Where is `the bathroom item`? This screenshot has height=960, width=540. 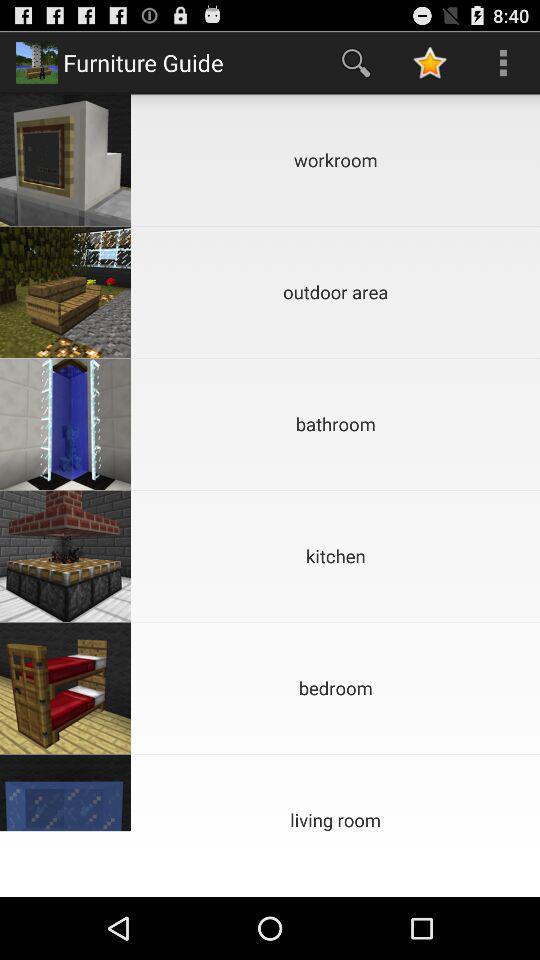
the bathroom item is located at coordinates (335, 424).